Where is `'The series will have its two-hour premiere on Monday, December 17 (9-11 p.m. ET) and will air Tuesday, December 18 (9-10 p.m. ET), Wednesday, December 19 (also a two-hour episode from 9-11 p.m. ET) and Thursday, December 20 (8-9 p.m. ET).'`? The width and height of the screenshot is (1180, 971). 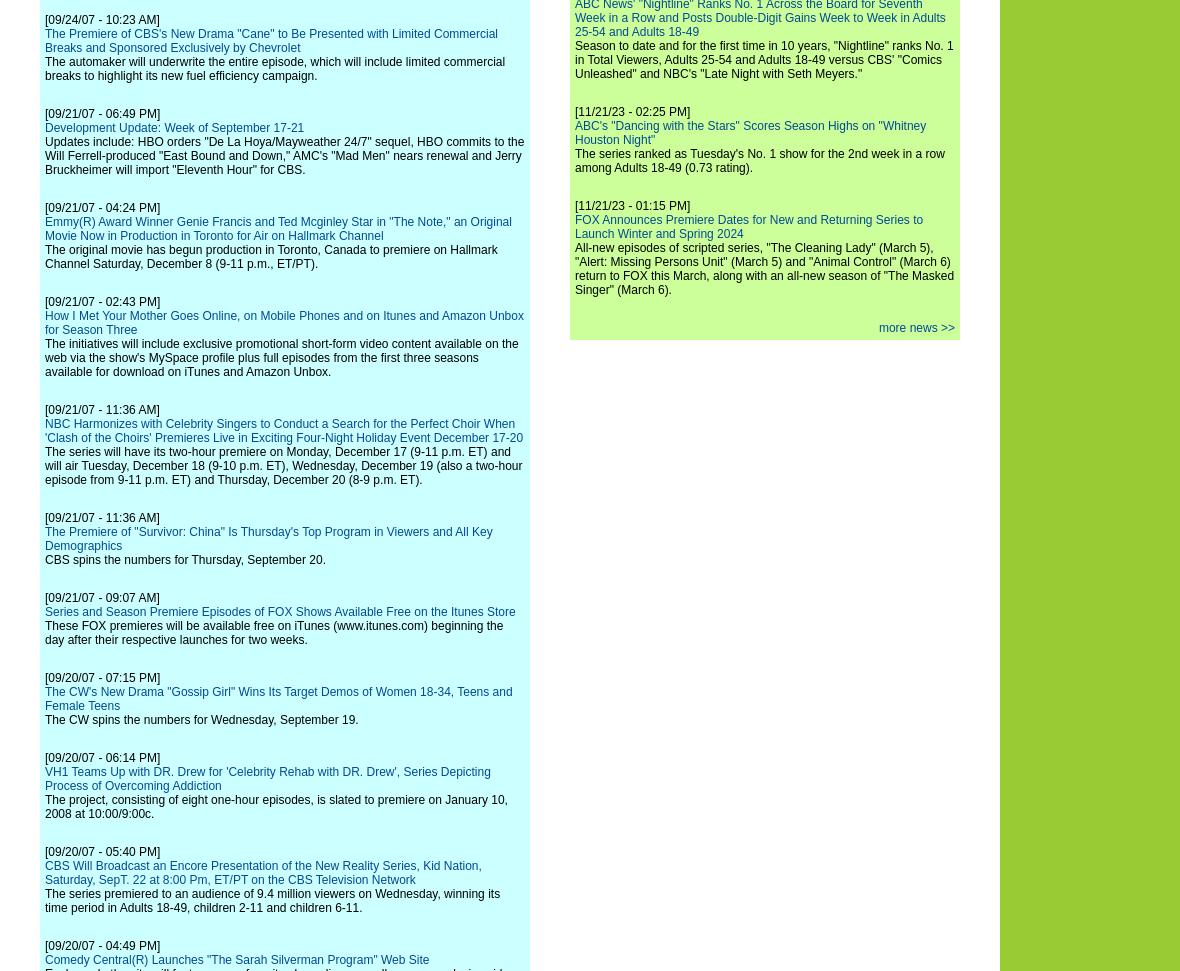
'The series will have its two-hour premiere on Monday, December 17 (9-11 p.m. ET) and will air Tuesday, December 18 (9-10 p.m. ET), Wednesday, December 19 (also a two-hour episode from 9-11 p.m. ET) and Thursday, December 20 (8-9 p.m. ET).' is located at coordinates (283, 465).